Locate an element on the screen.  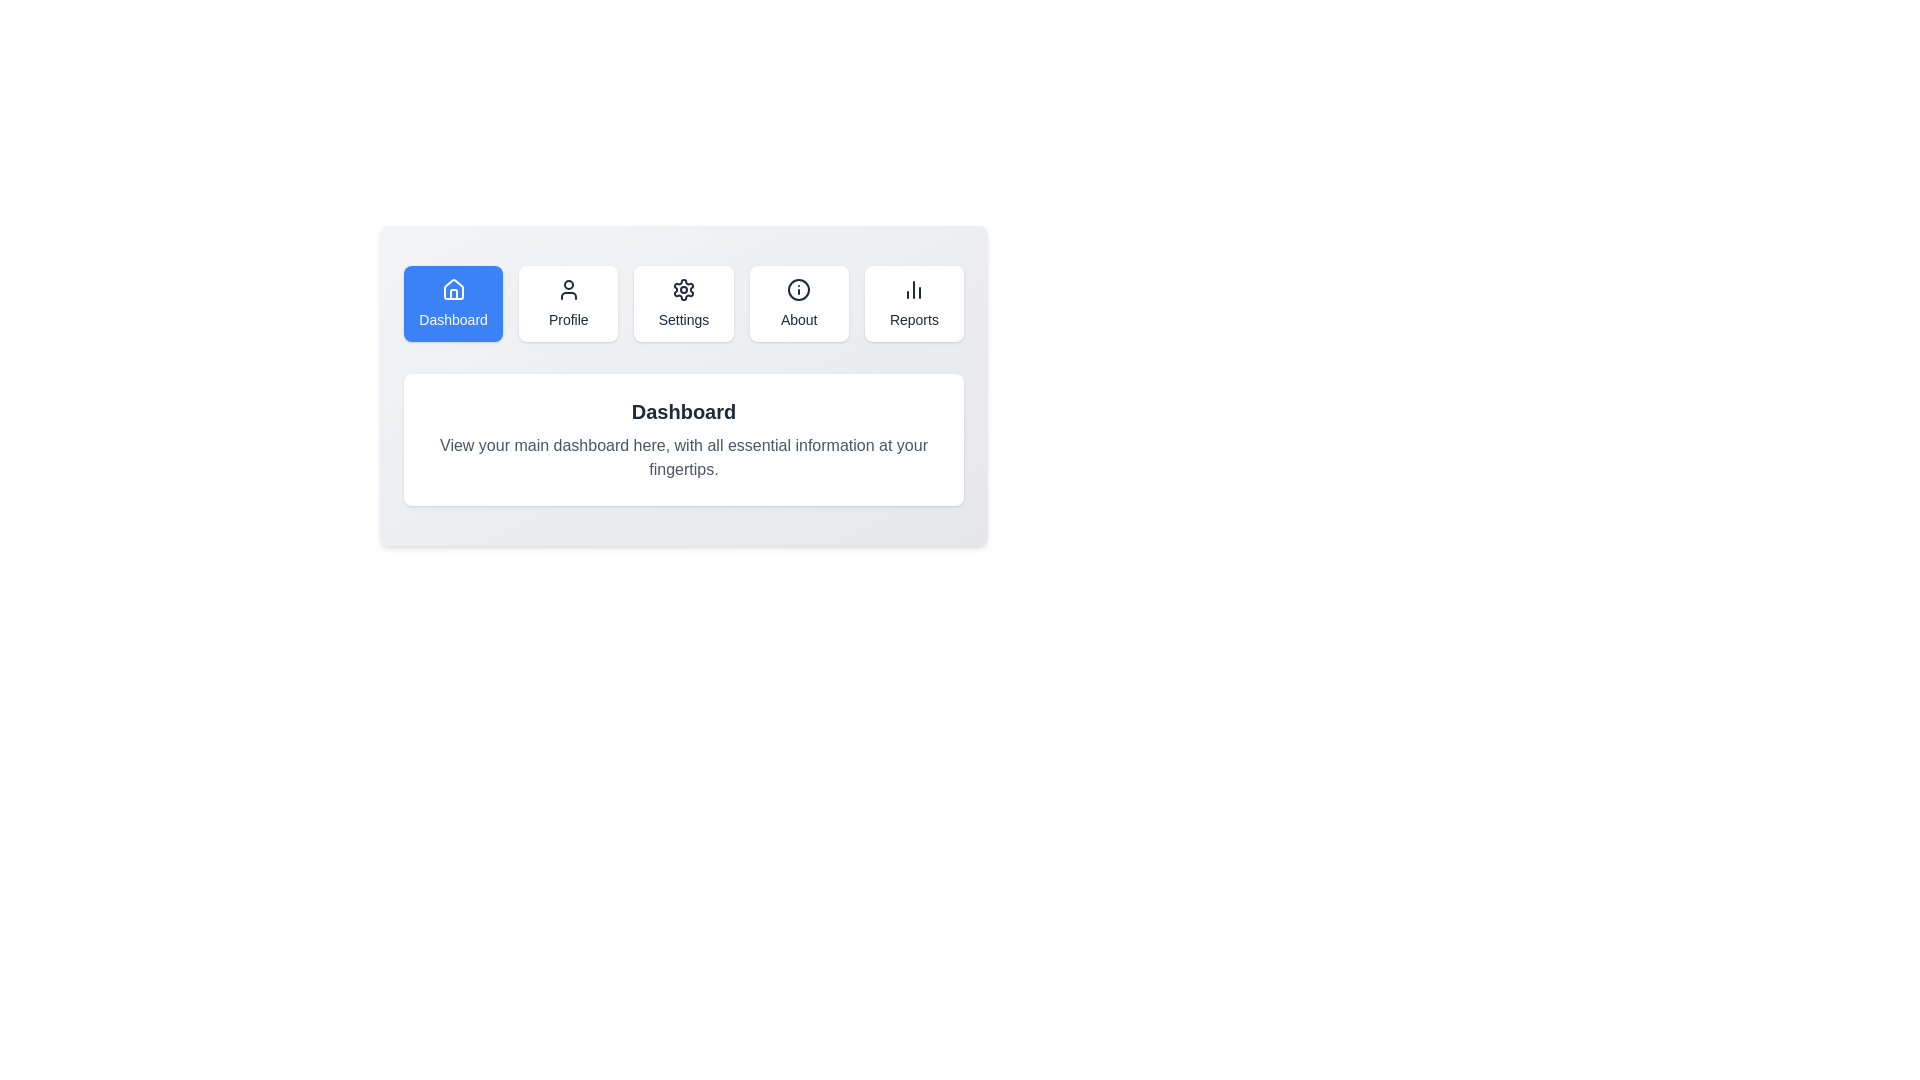
the tab labeled Reports is located at coordinates (913, 304).